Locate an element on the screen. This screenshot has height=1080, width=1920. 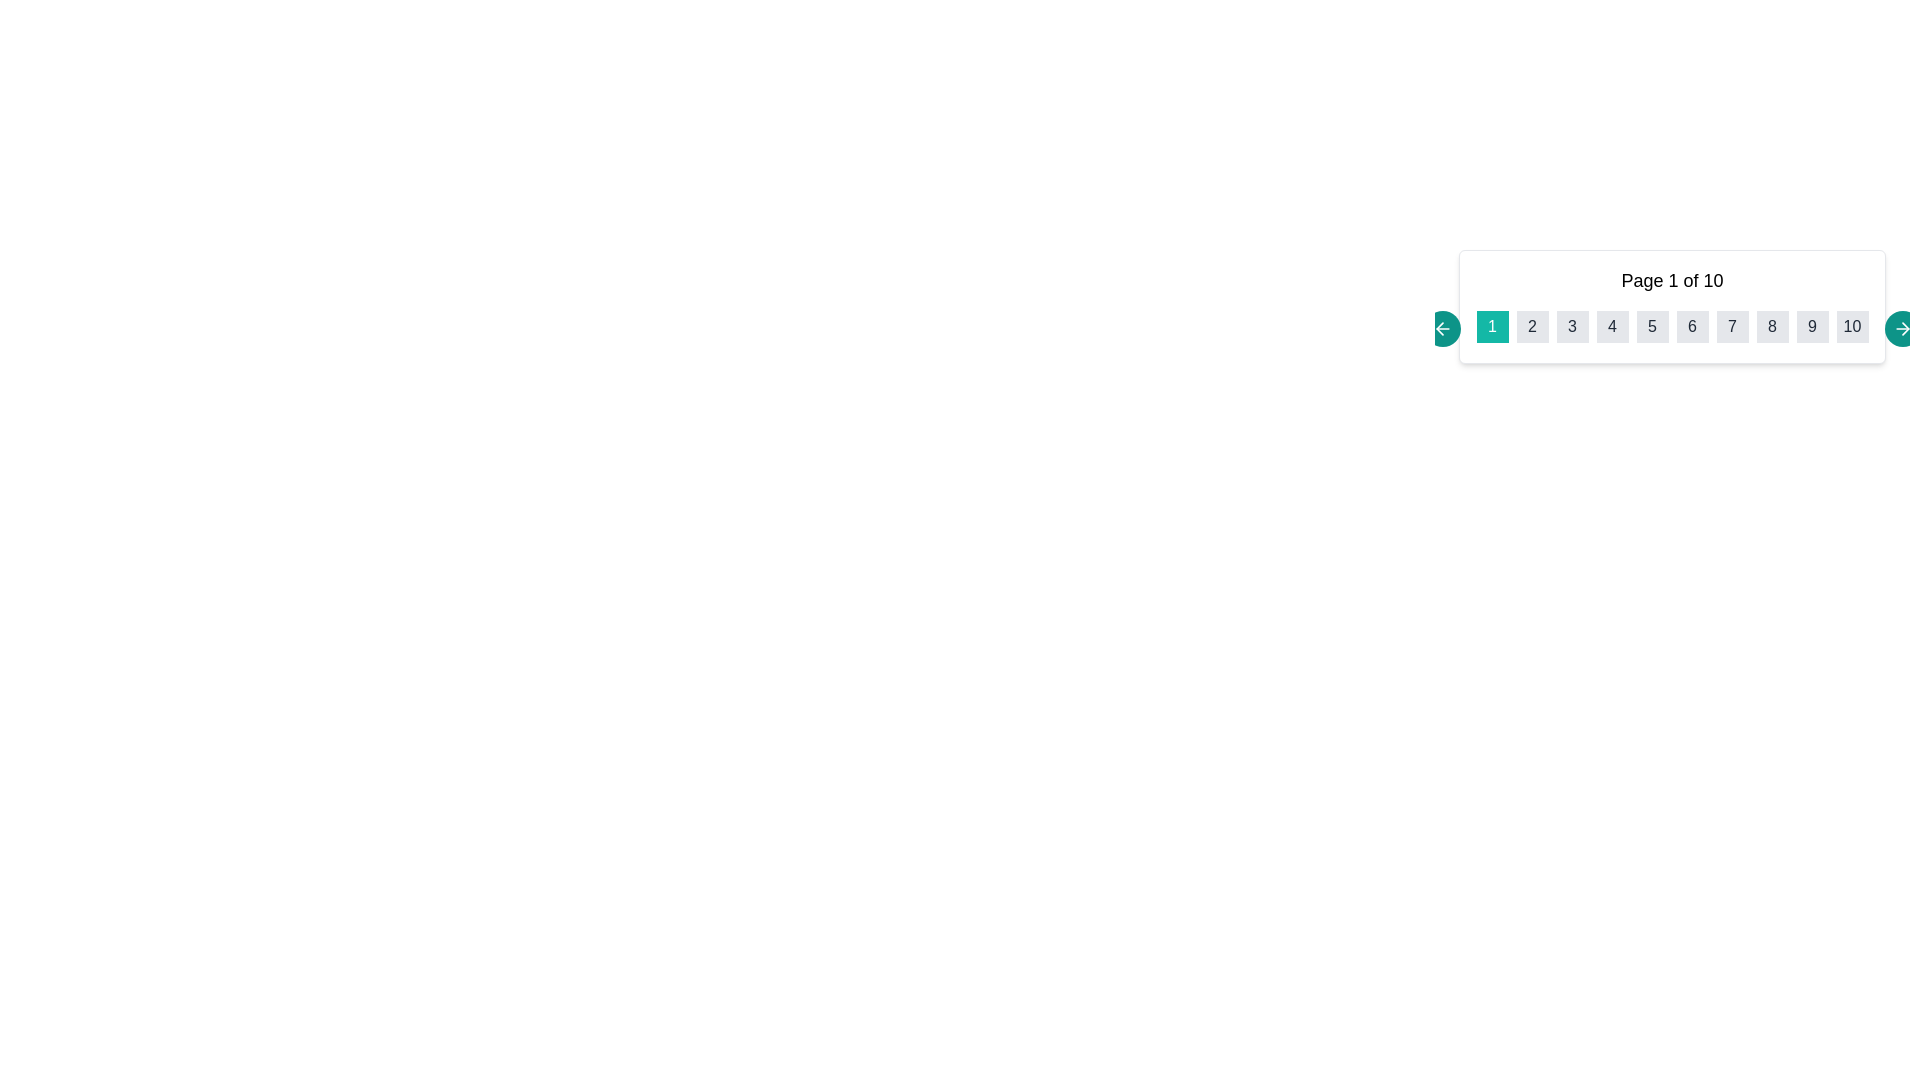
the fourth button in the pagination bar that has a light-gray background and the number '4' in dark text is located at coordinates (1612, 326).